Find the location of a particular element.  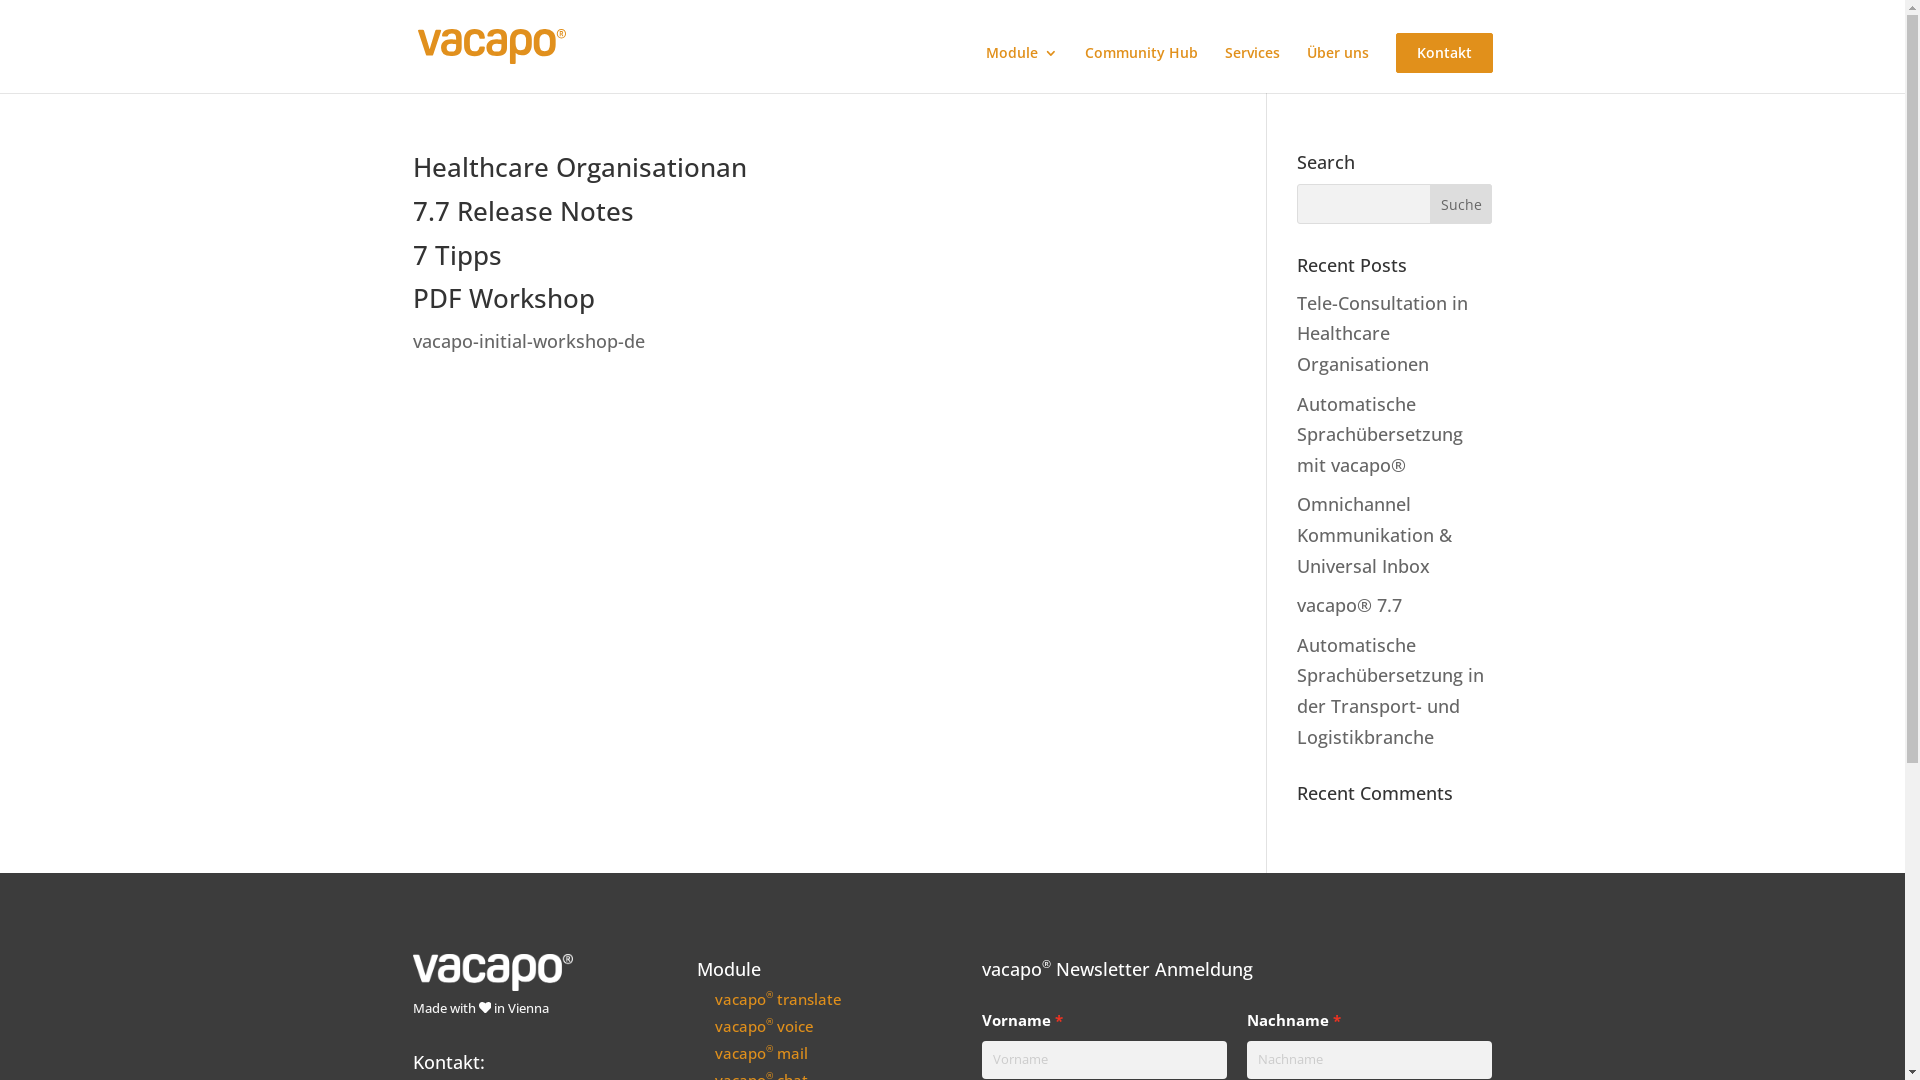

'Omnichannel Kommunikation & Universal Inbox' is located at coordinates (1373, 533).